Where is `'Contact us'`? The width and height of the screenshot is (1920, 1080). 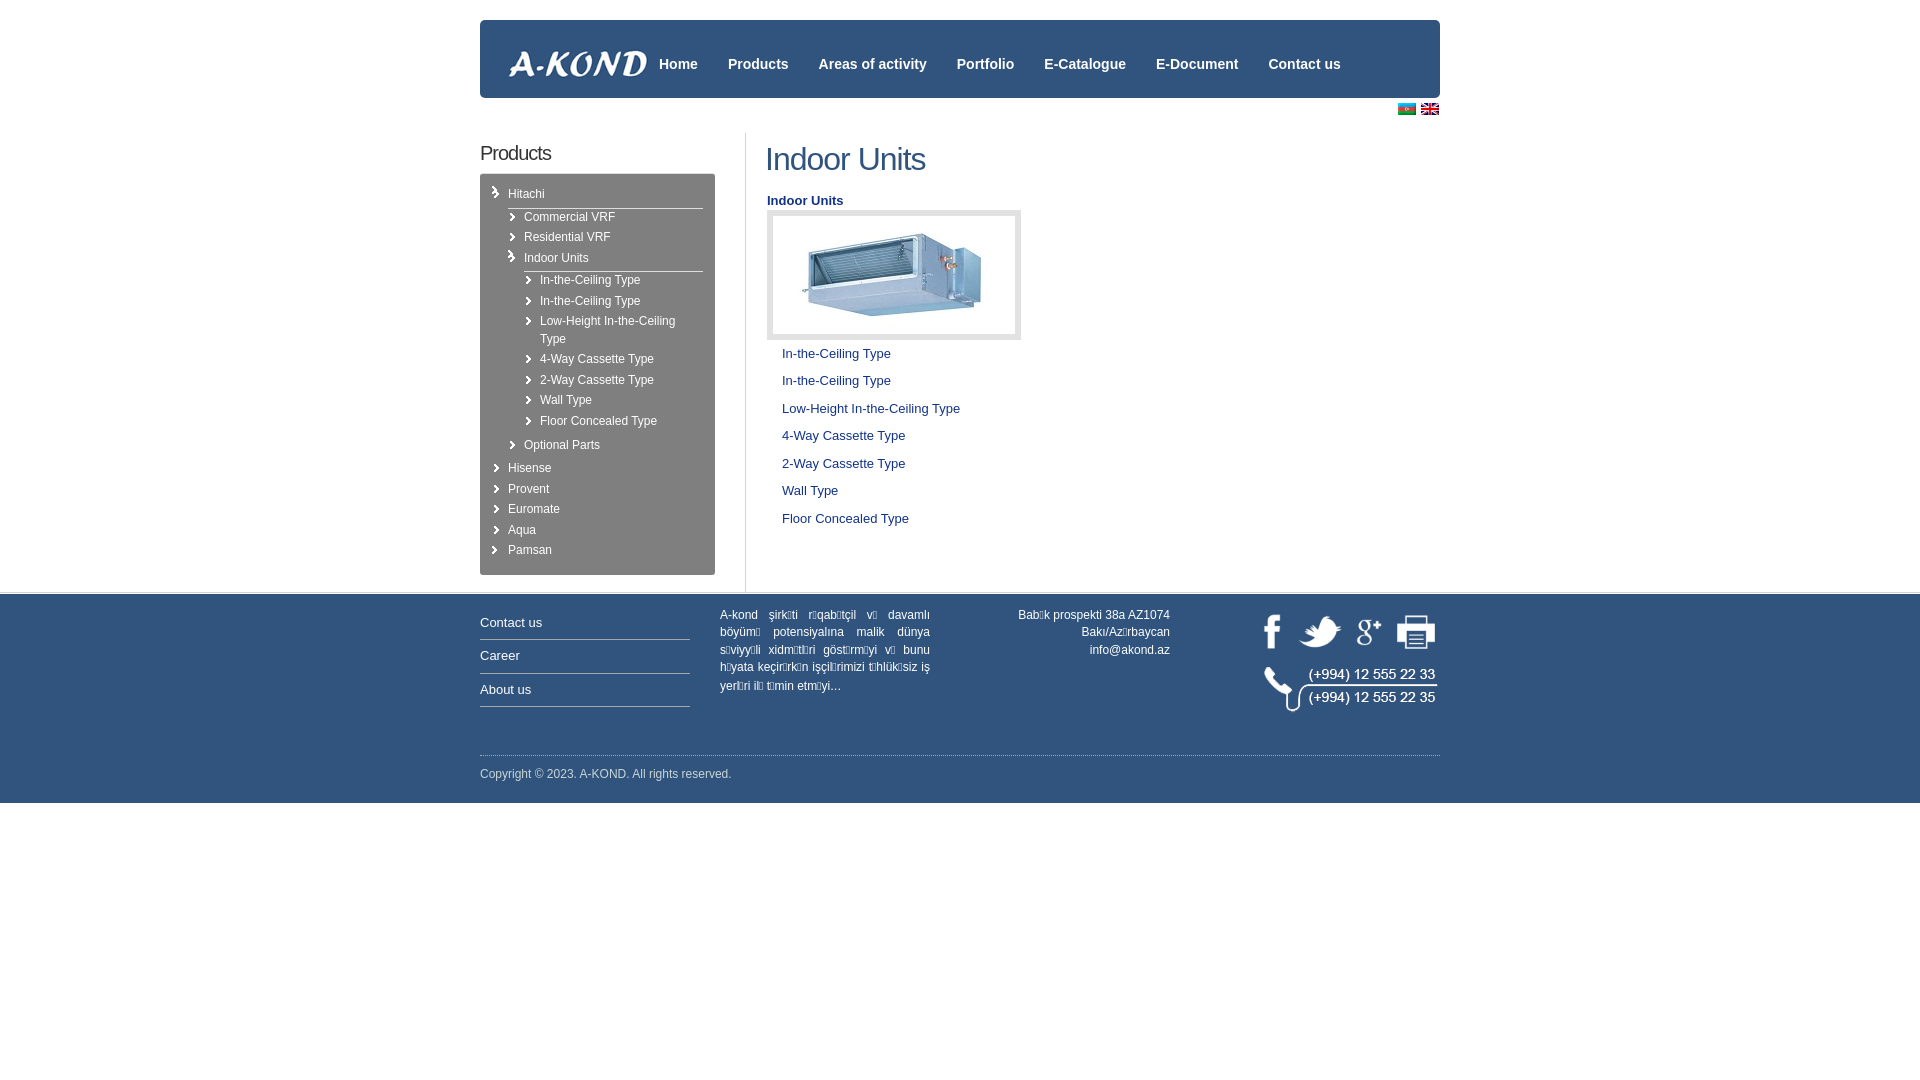 'Contact us' is located at coordinates (1304, 45).